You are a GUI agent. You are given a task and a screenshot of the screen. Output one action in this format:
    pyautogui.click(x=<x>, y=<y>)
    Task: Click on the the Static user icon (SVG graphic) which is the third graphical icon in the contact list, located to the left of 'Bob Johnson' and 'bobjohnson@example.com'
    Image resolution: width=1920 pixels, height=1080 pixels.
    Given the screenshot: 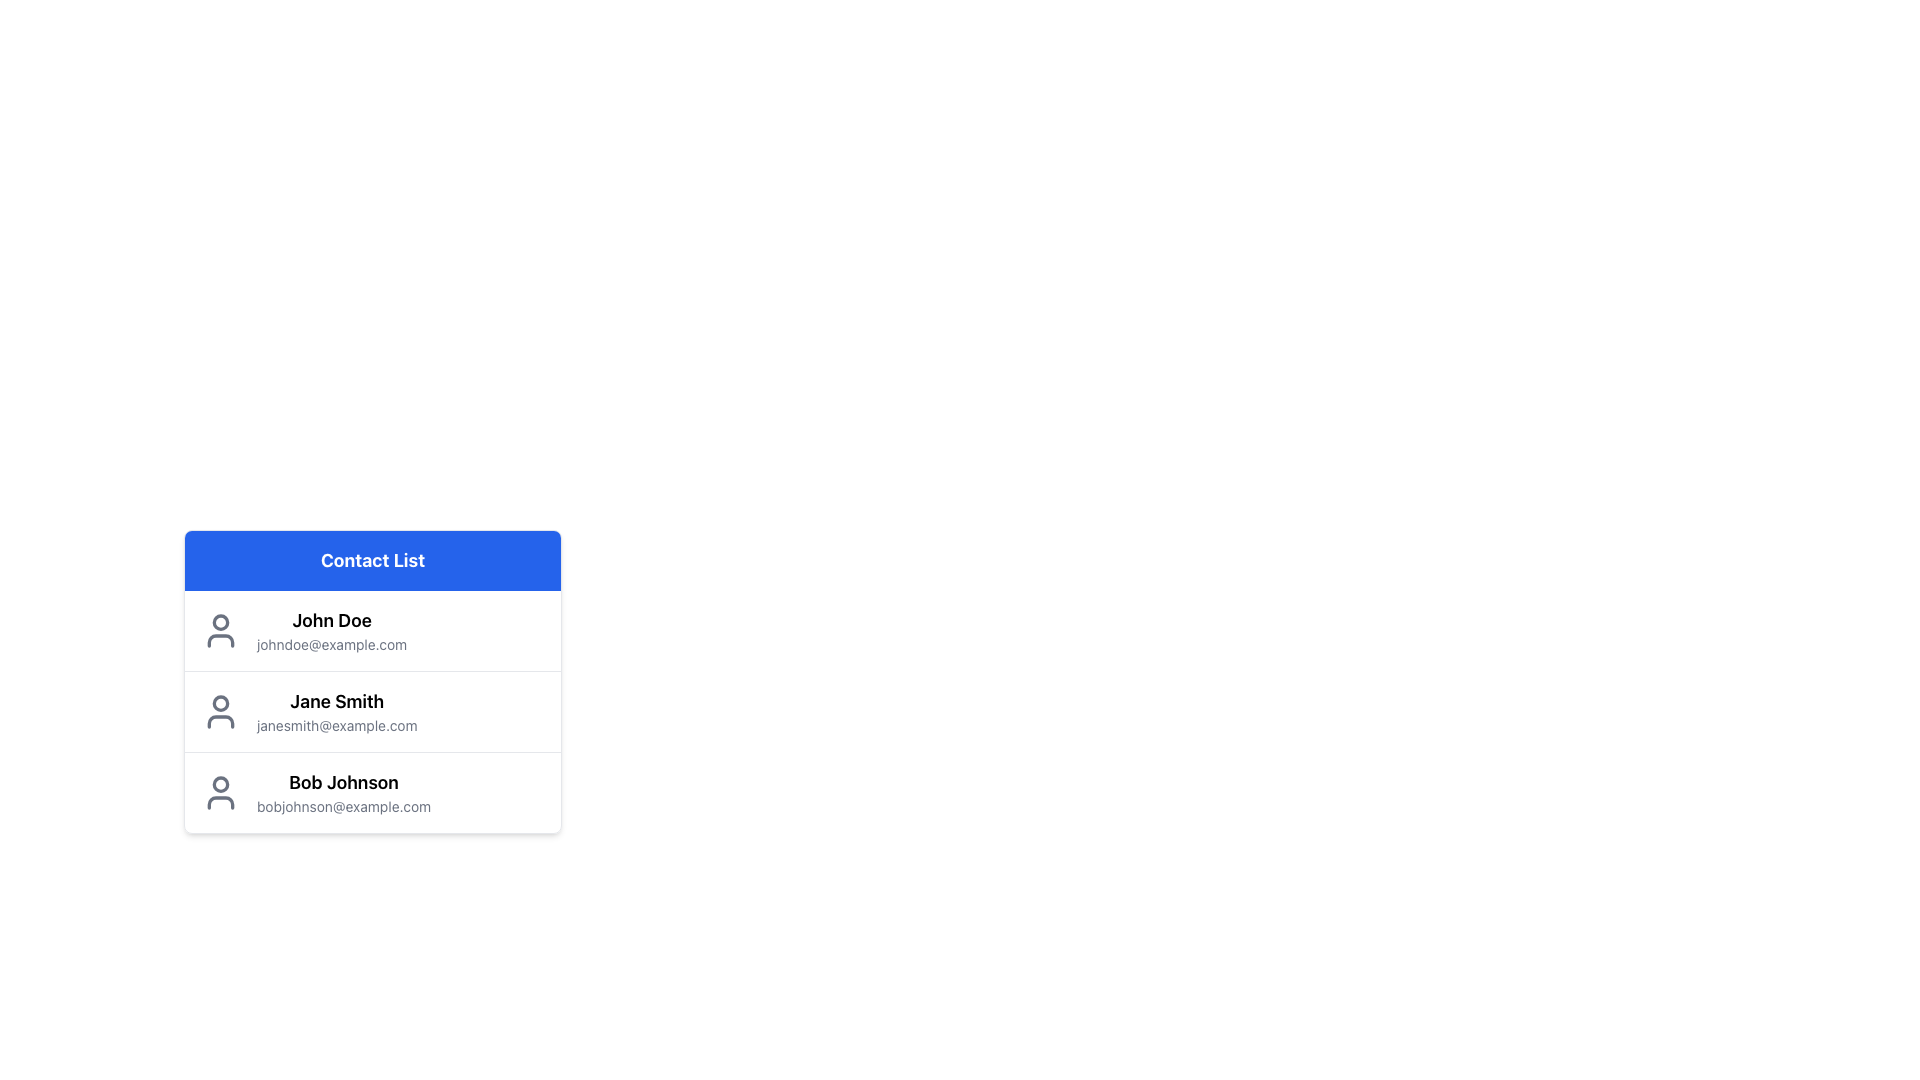 What is the action you would take?
    pyautogui.click(x=220, y=792)
    